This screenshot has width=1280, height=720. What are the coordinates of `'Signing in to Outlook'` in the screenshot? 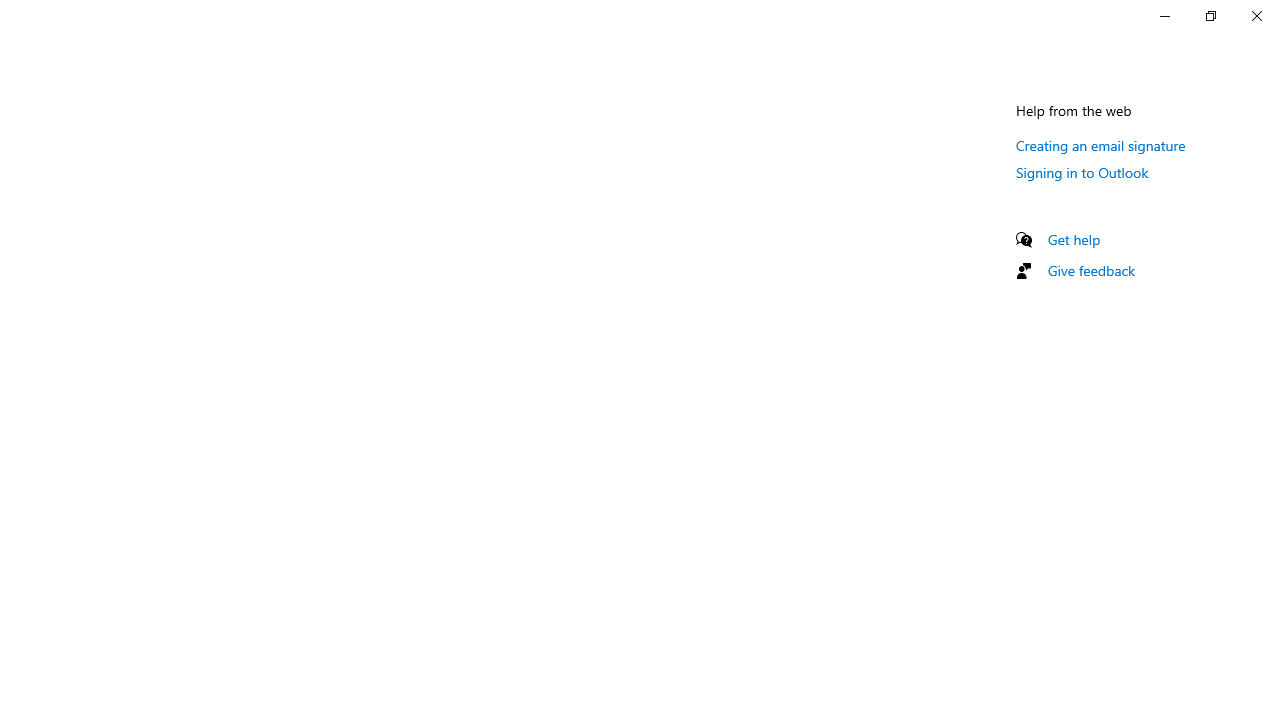 It's located at (1081, 171).